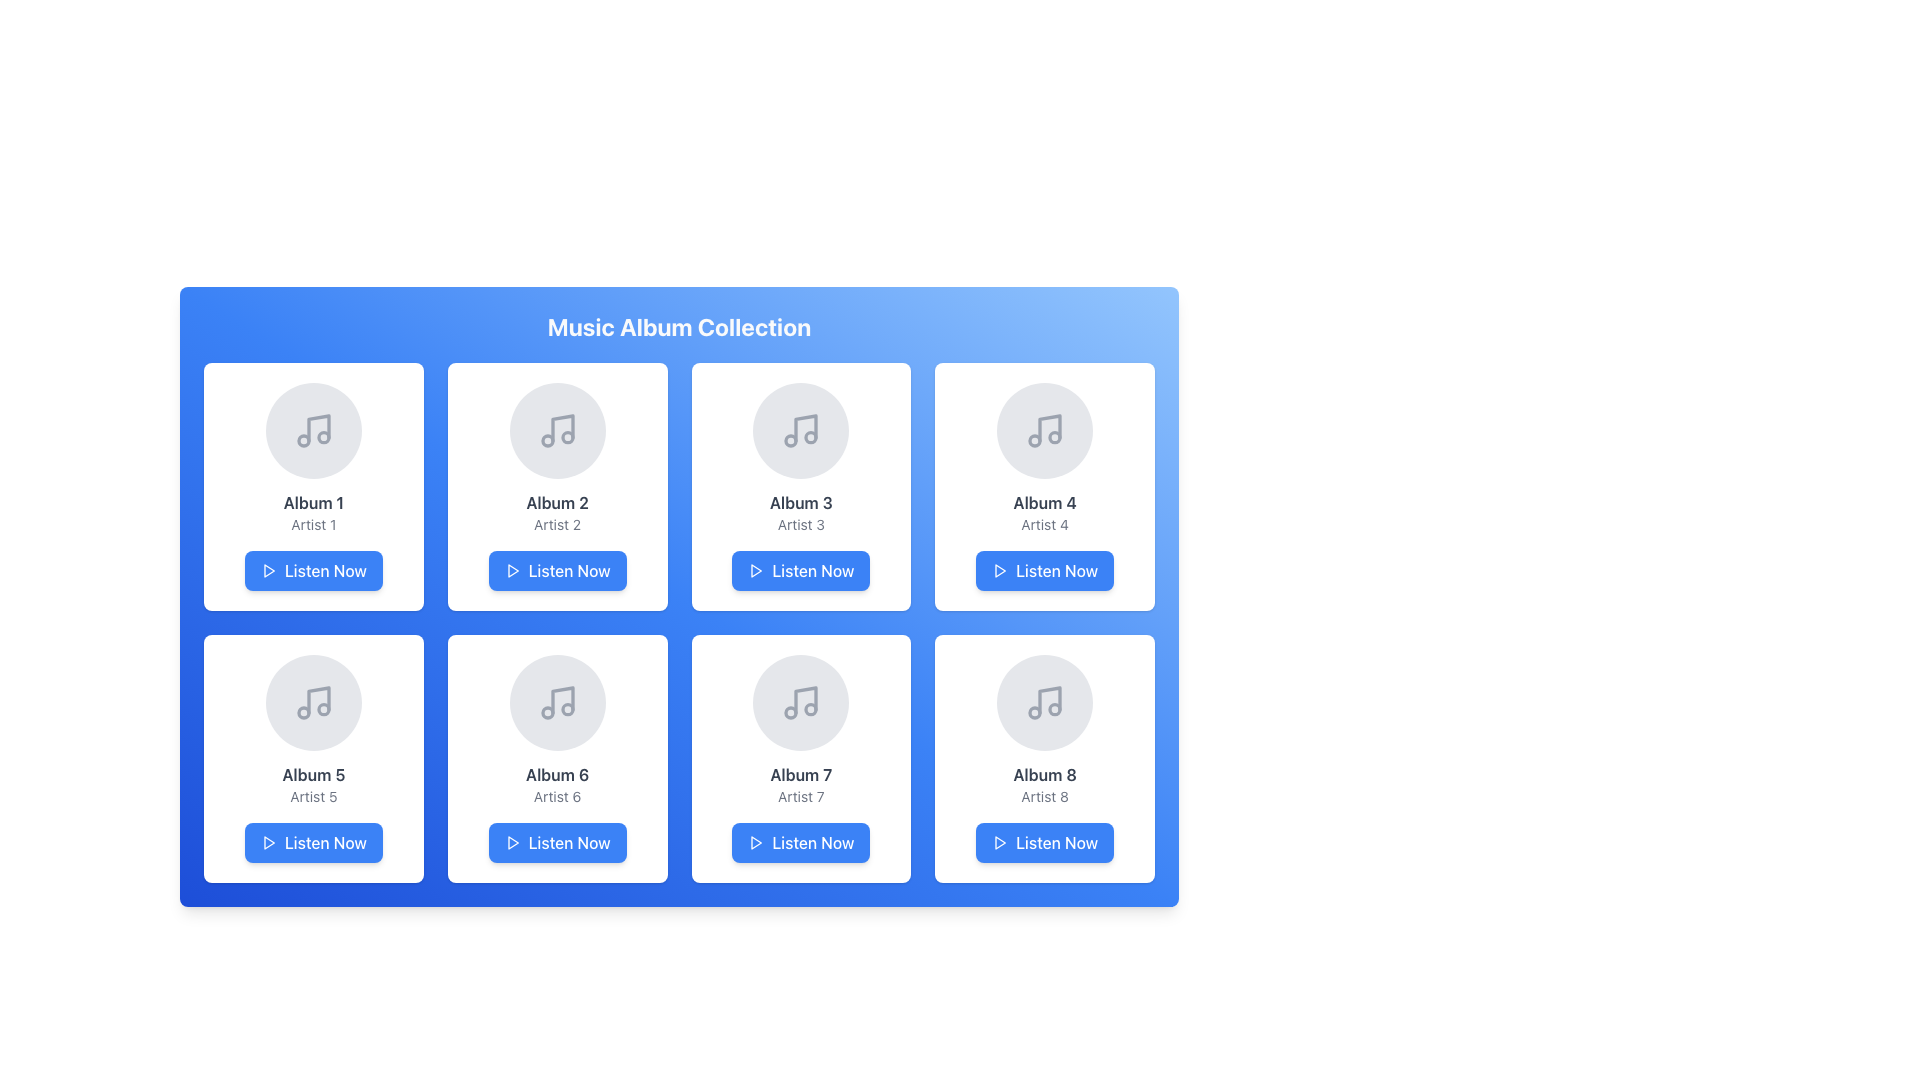 The height and width of the screenshot is (1080, 1920). I want to click on the 'Listen Now' button, which has a blue background, white text, and a play icon, so click(312, 570).